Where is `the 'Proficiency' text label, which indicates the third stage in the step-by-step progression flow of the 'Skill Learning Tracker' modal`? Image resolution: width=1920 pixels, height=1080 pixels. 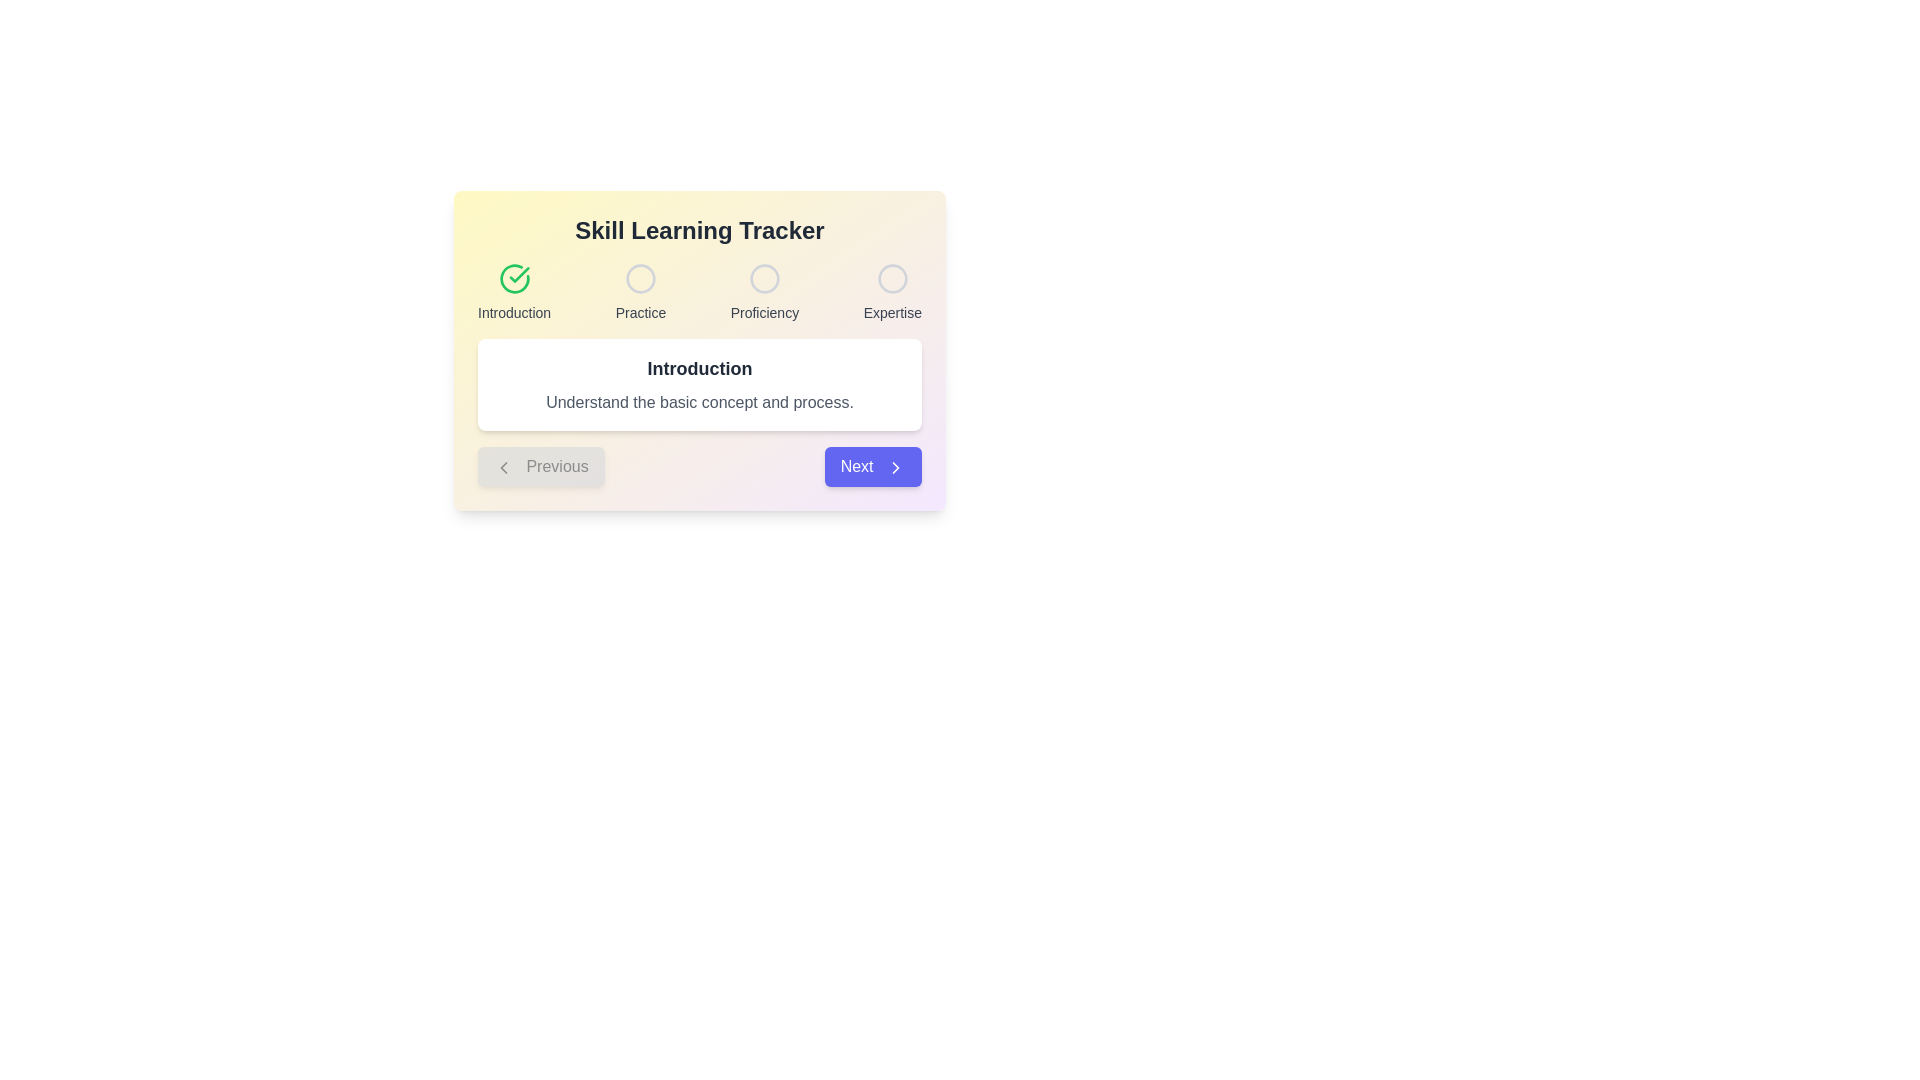 the 'Proficiency' text label, which indicates the third stage in the step-by-step progression flow of the 'Skill Learning Tracker' modal is located at coordinates (763, 312).